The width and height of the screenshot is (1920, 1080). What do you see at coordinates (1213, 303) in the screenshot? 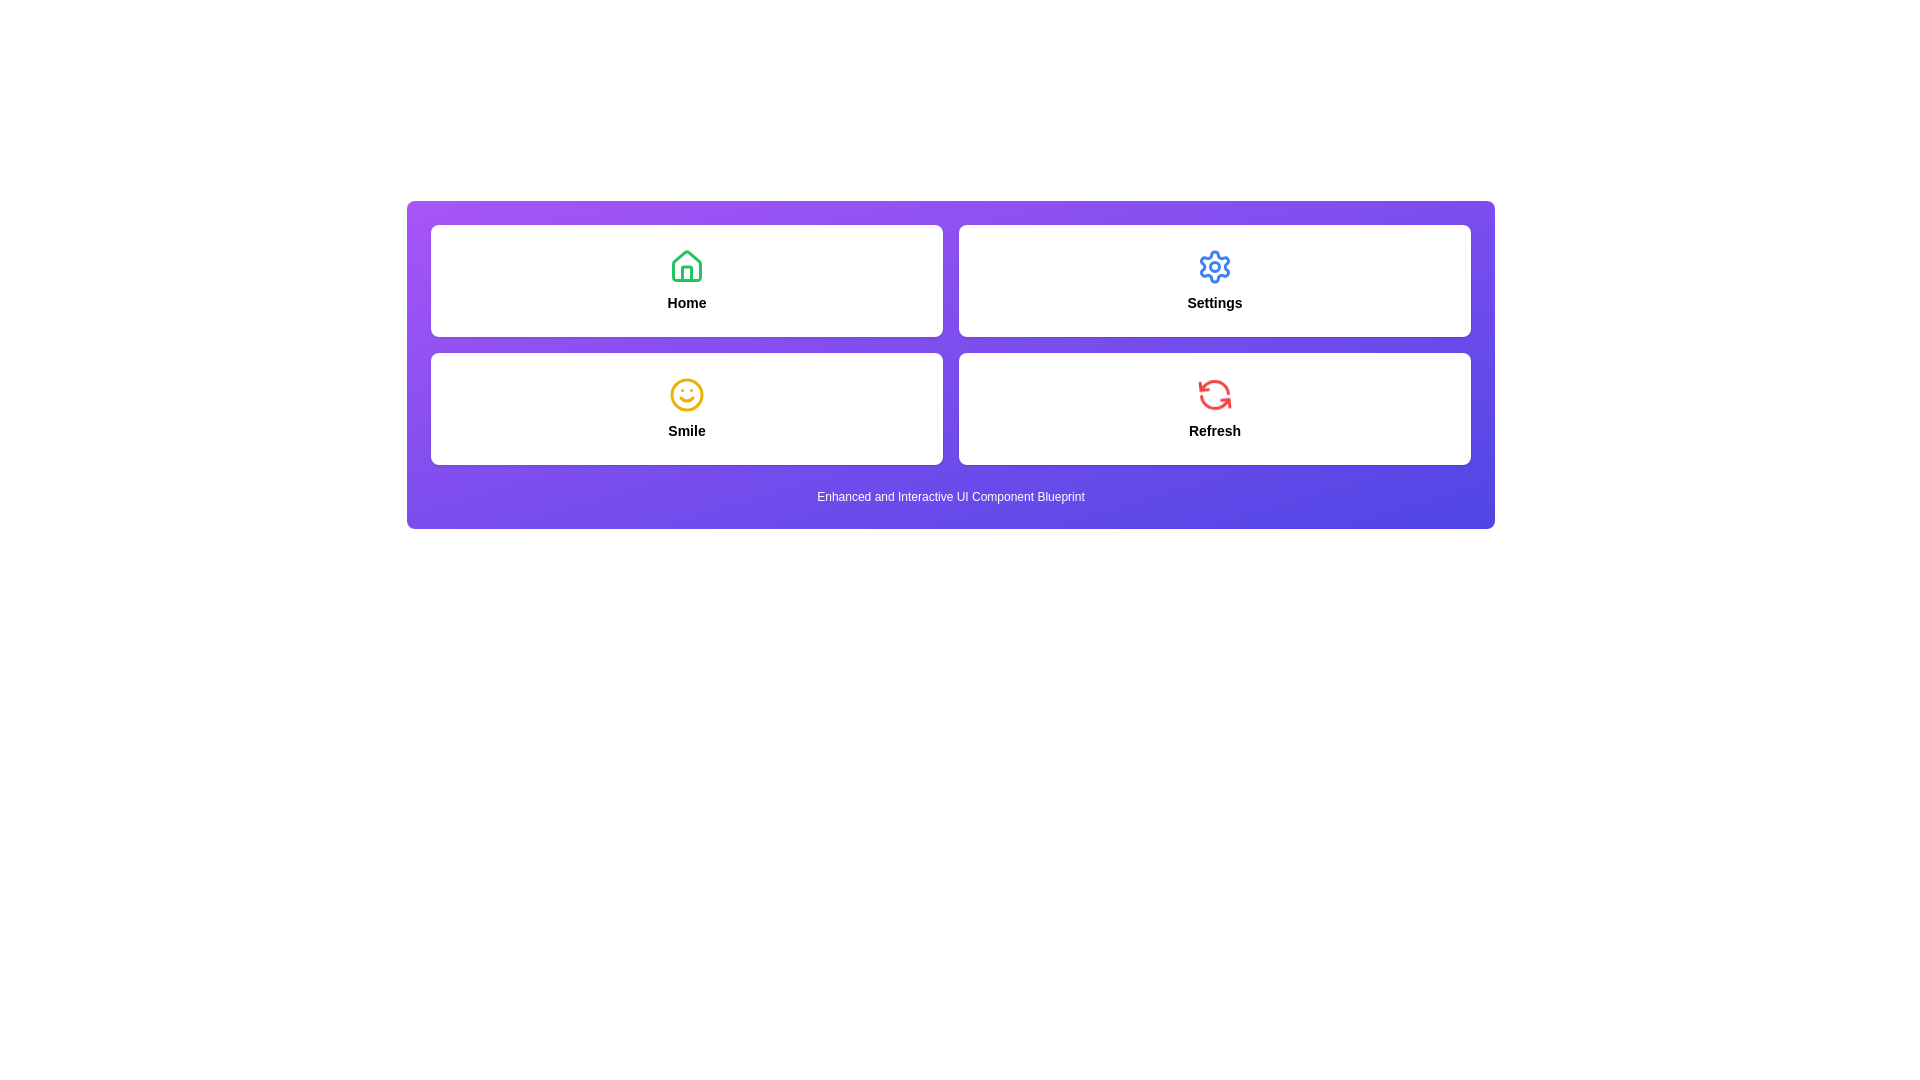
I see `the 'Settings' text label, which is styled with a smaller size font and bold weight, located below the gear-shaped icon in the top-right corner of the grid layout` at bounding box center [1213, 303].